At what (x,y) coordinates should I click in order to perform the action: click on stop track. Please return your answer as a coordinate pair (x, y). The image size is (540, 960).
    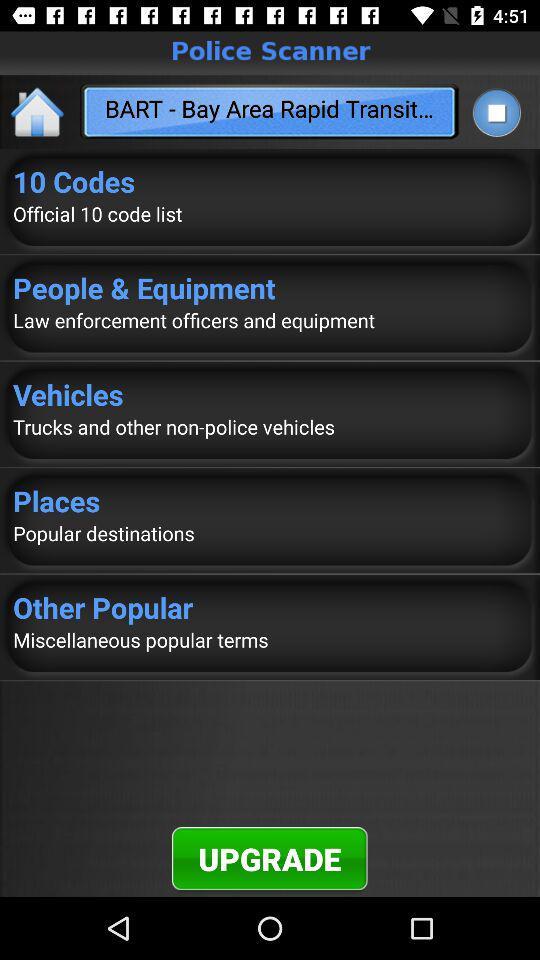
    Looking at the image, I should click on (495, 112).